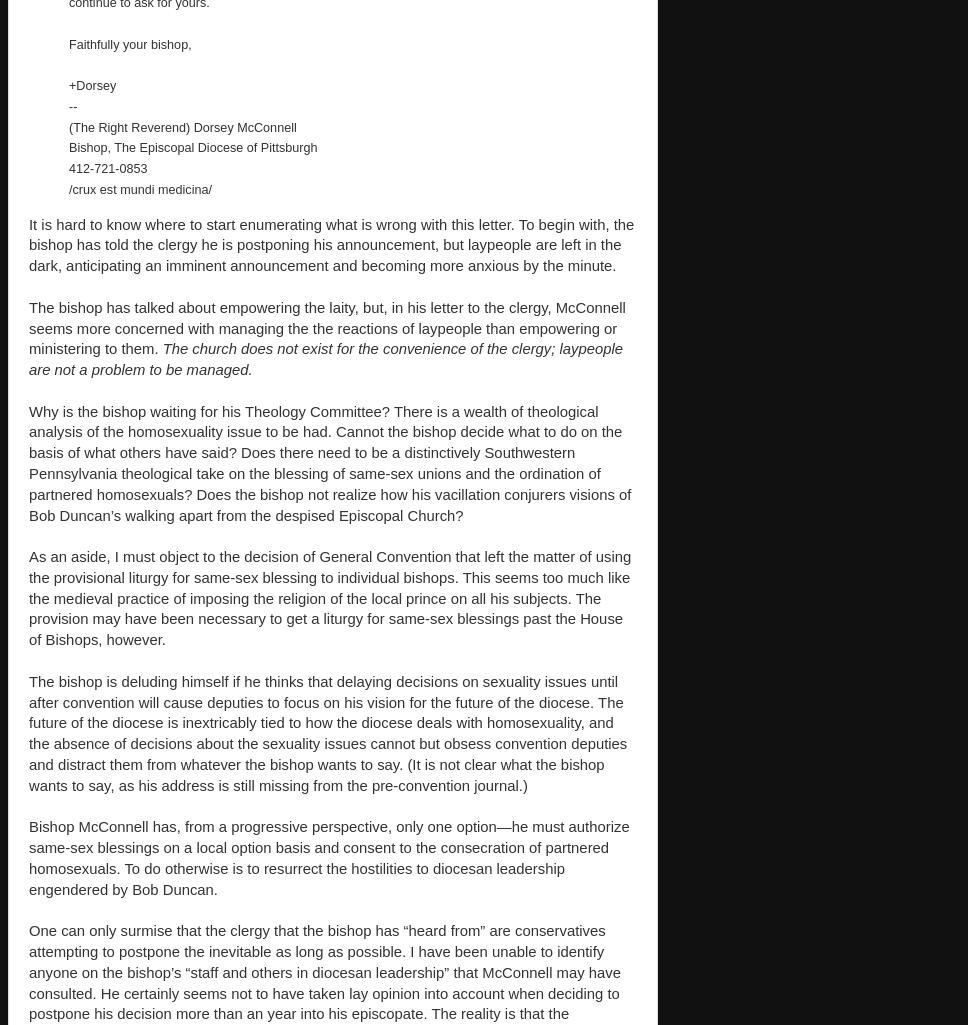 The height and width of the screenshot is (1025, 968). Describe the element at coordinates (331, 243) in the screenshot. I see `'It is hard to know where to start enumerating what is wrong with this letter. To begin with, the bishop has told the clergy he is postponing his announcement, but laypeople are left in the dark, anticipating an imminent announcement and becoming more anxious by the minute.'` at that location.